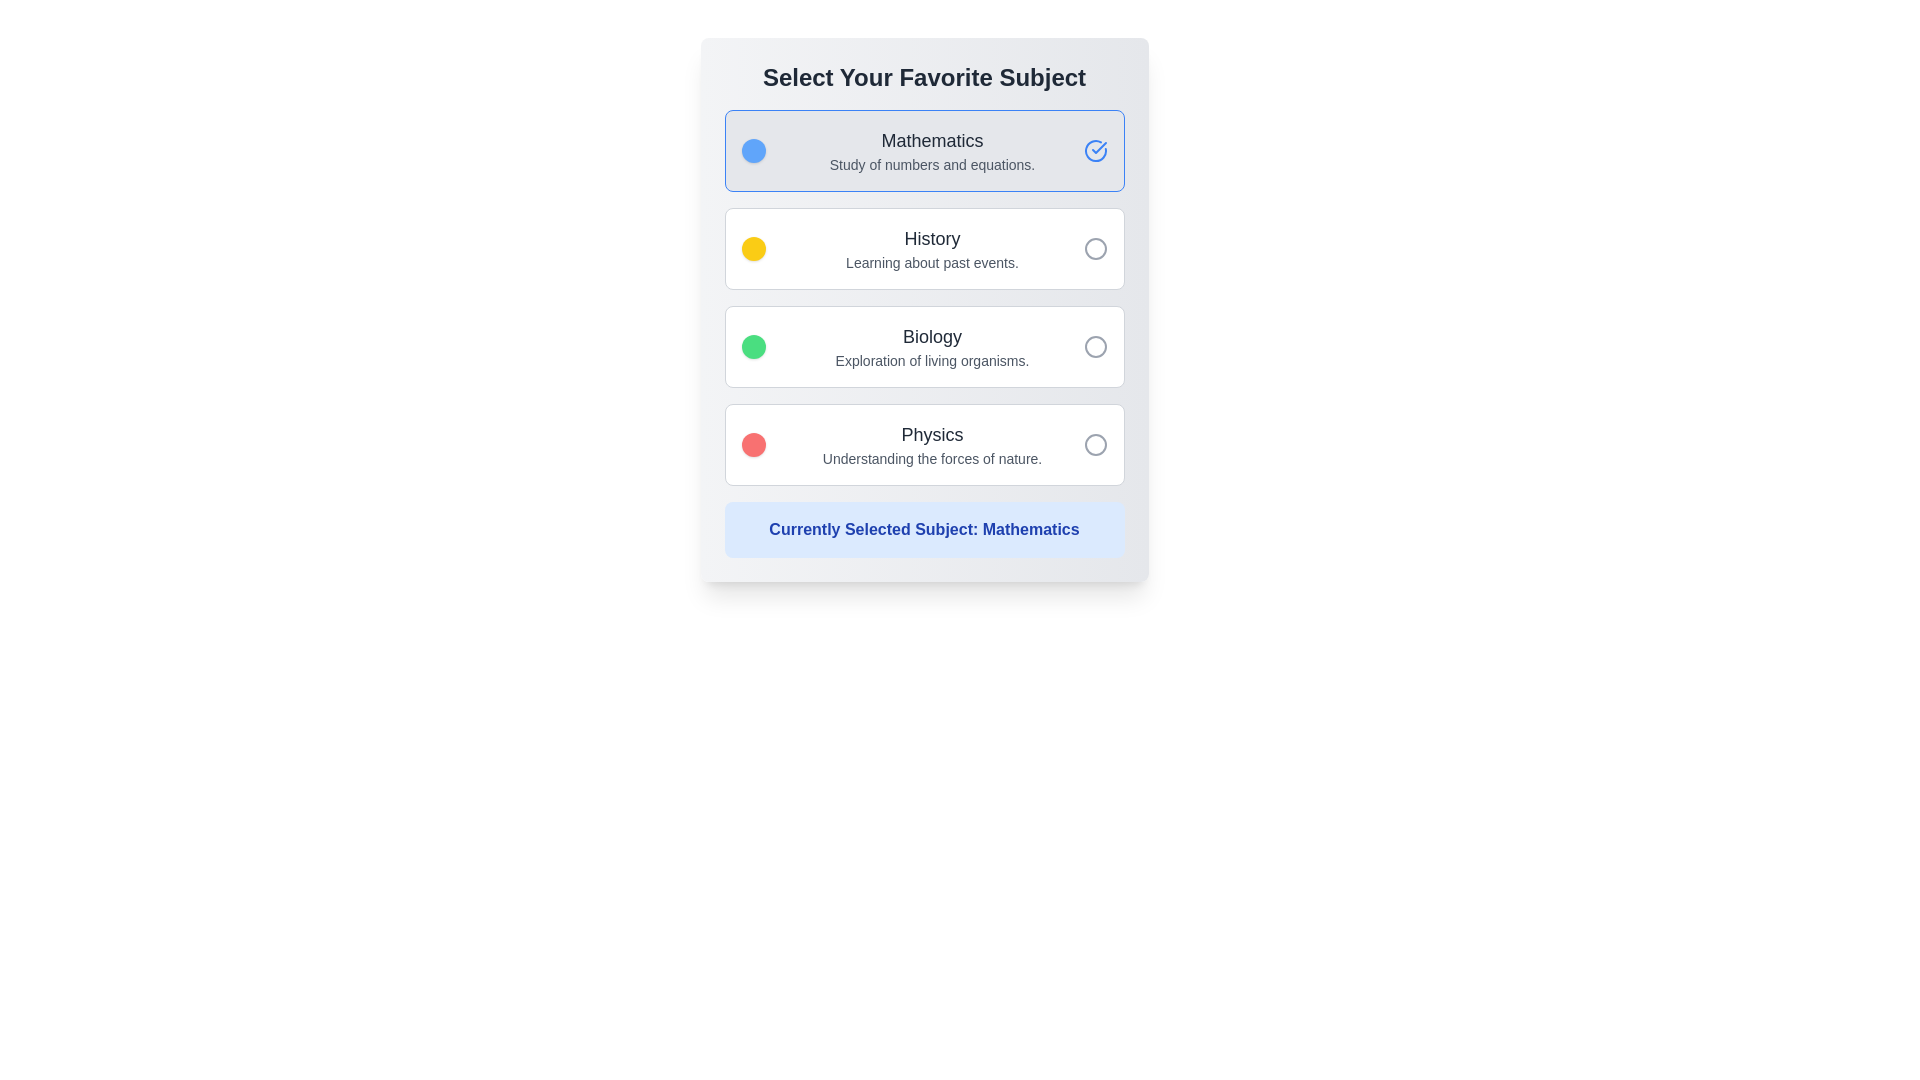 The width and height of the screenshot is (1920, 1080). Describe the element at coordinates (931, 459) in the screenshot. I see `the informative description text for the 'Physics' category, which is positioned directly below the title 'Physics' in the vertical list of selectable subject categories` at that location.